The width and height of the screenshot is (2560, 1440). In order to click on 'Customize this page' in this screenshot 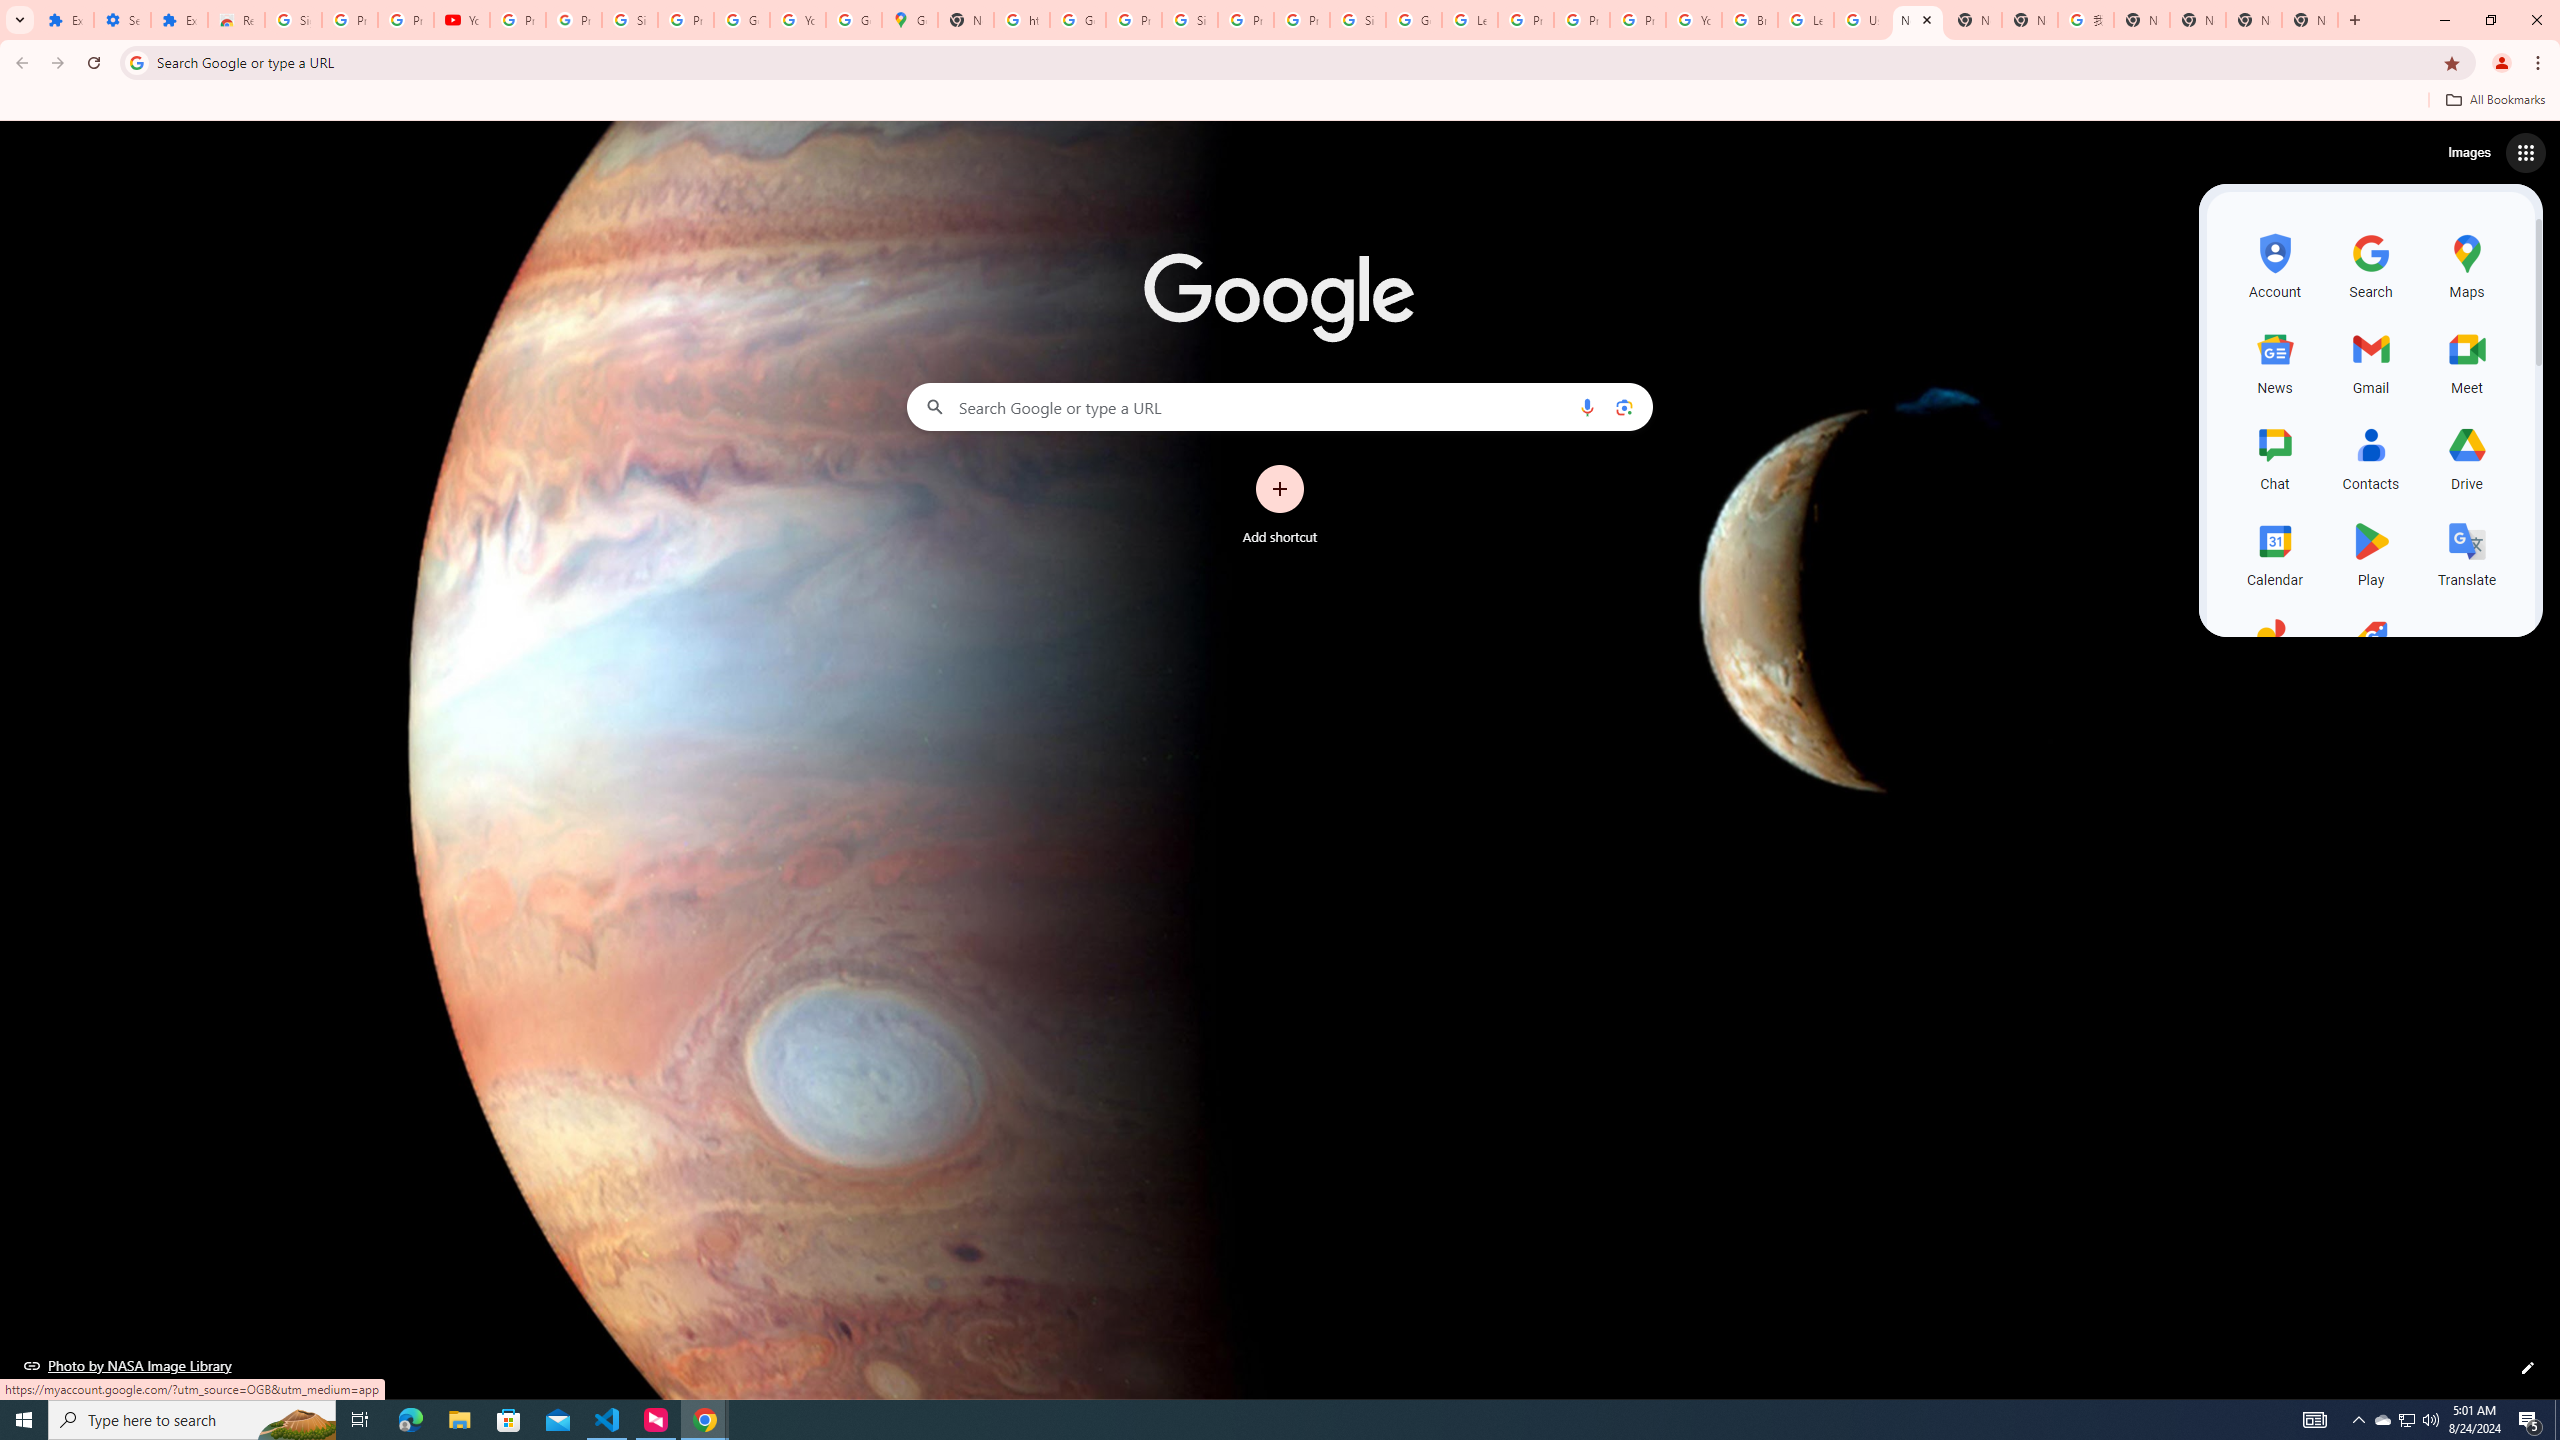, I will do `click(2527, 1367)`.